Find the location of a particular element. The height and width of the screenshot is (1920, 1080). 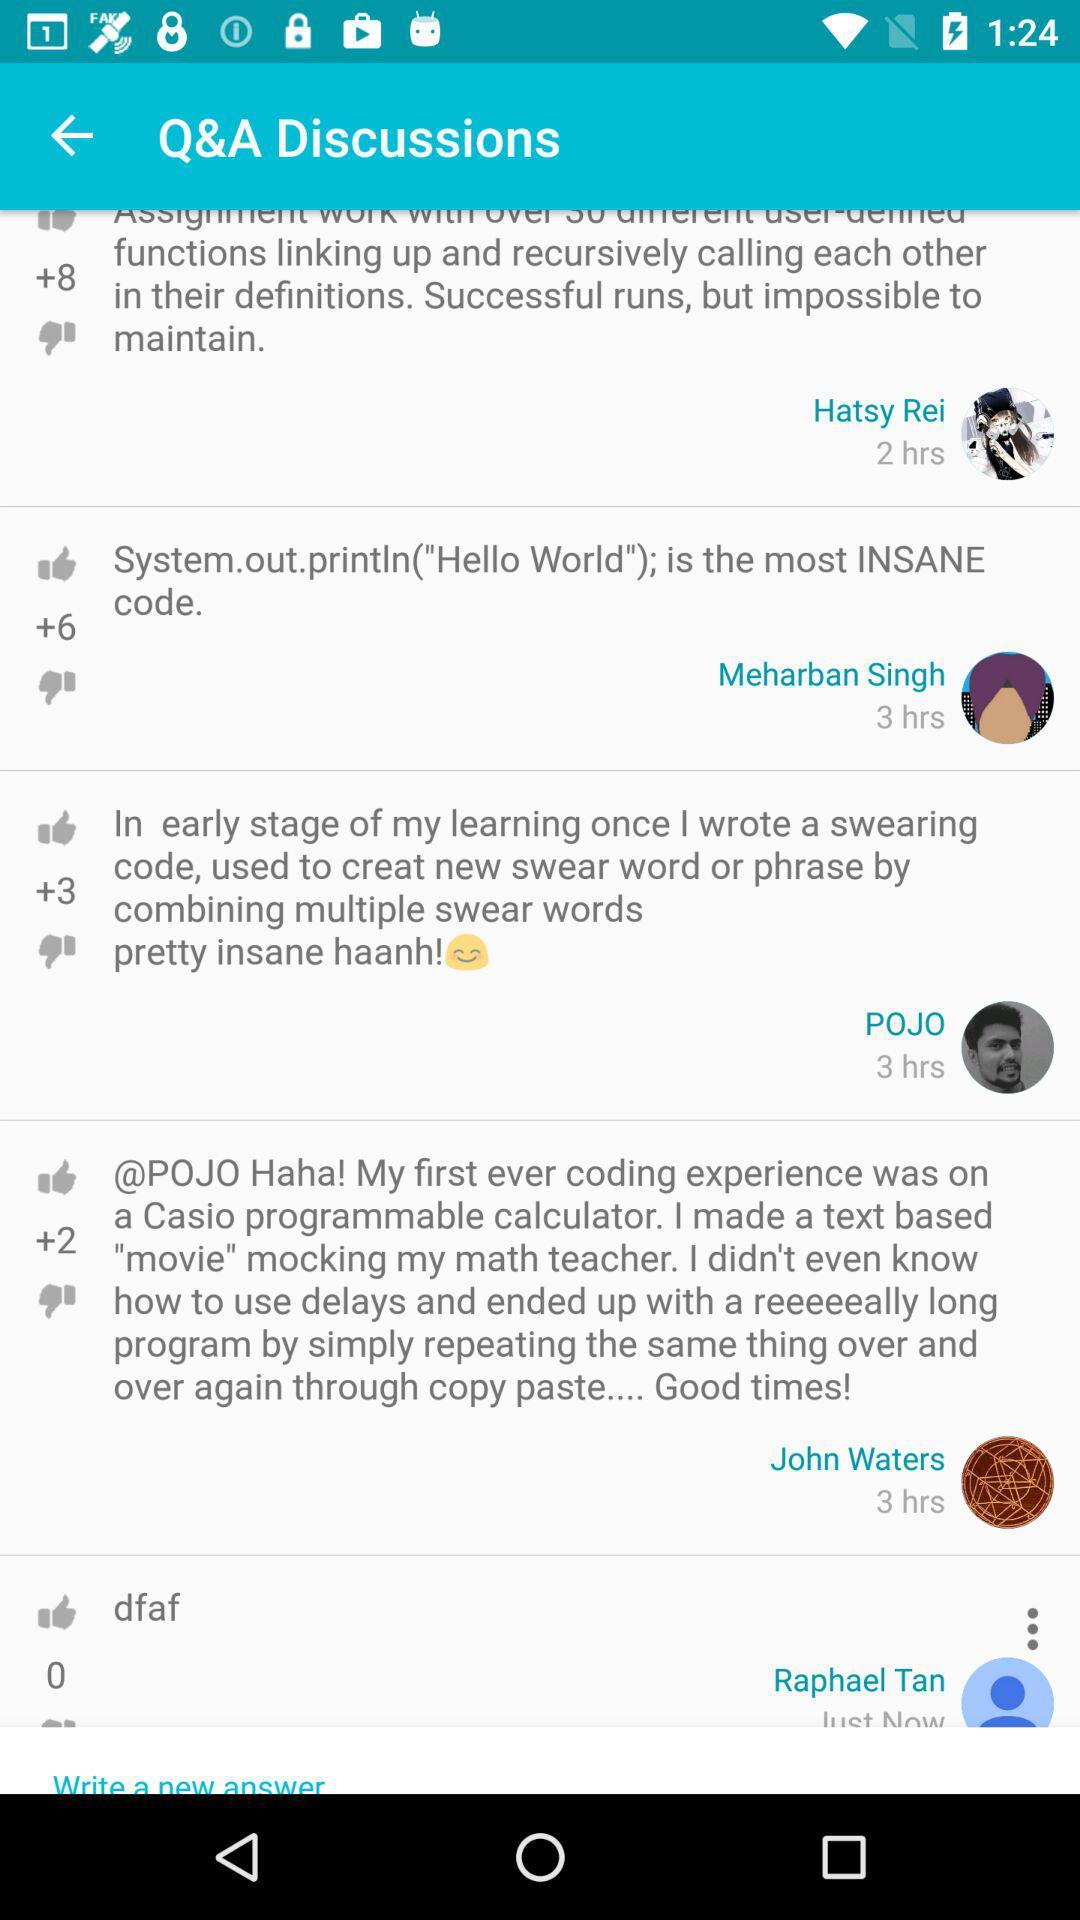

downvote is located at coordinates (55, 338).